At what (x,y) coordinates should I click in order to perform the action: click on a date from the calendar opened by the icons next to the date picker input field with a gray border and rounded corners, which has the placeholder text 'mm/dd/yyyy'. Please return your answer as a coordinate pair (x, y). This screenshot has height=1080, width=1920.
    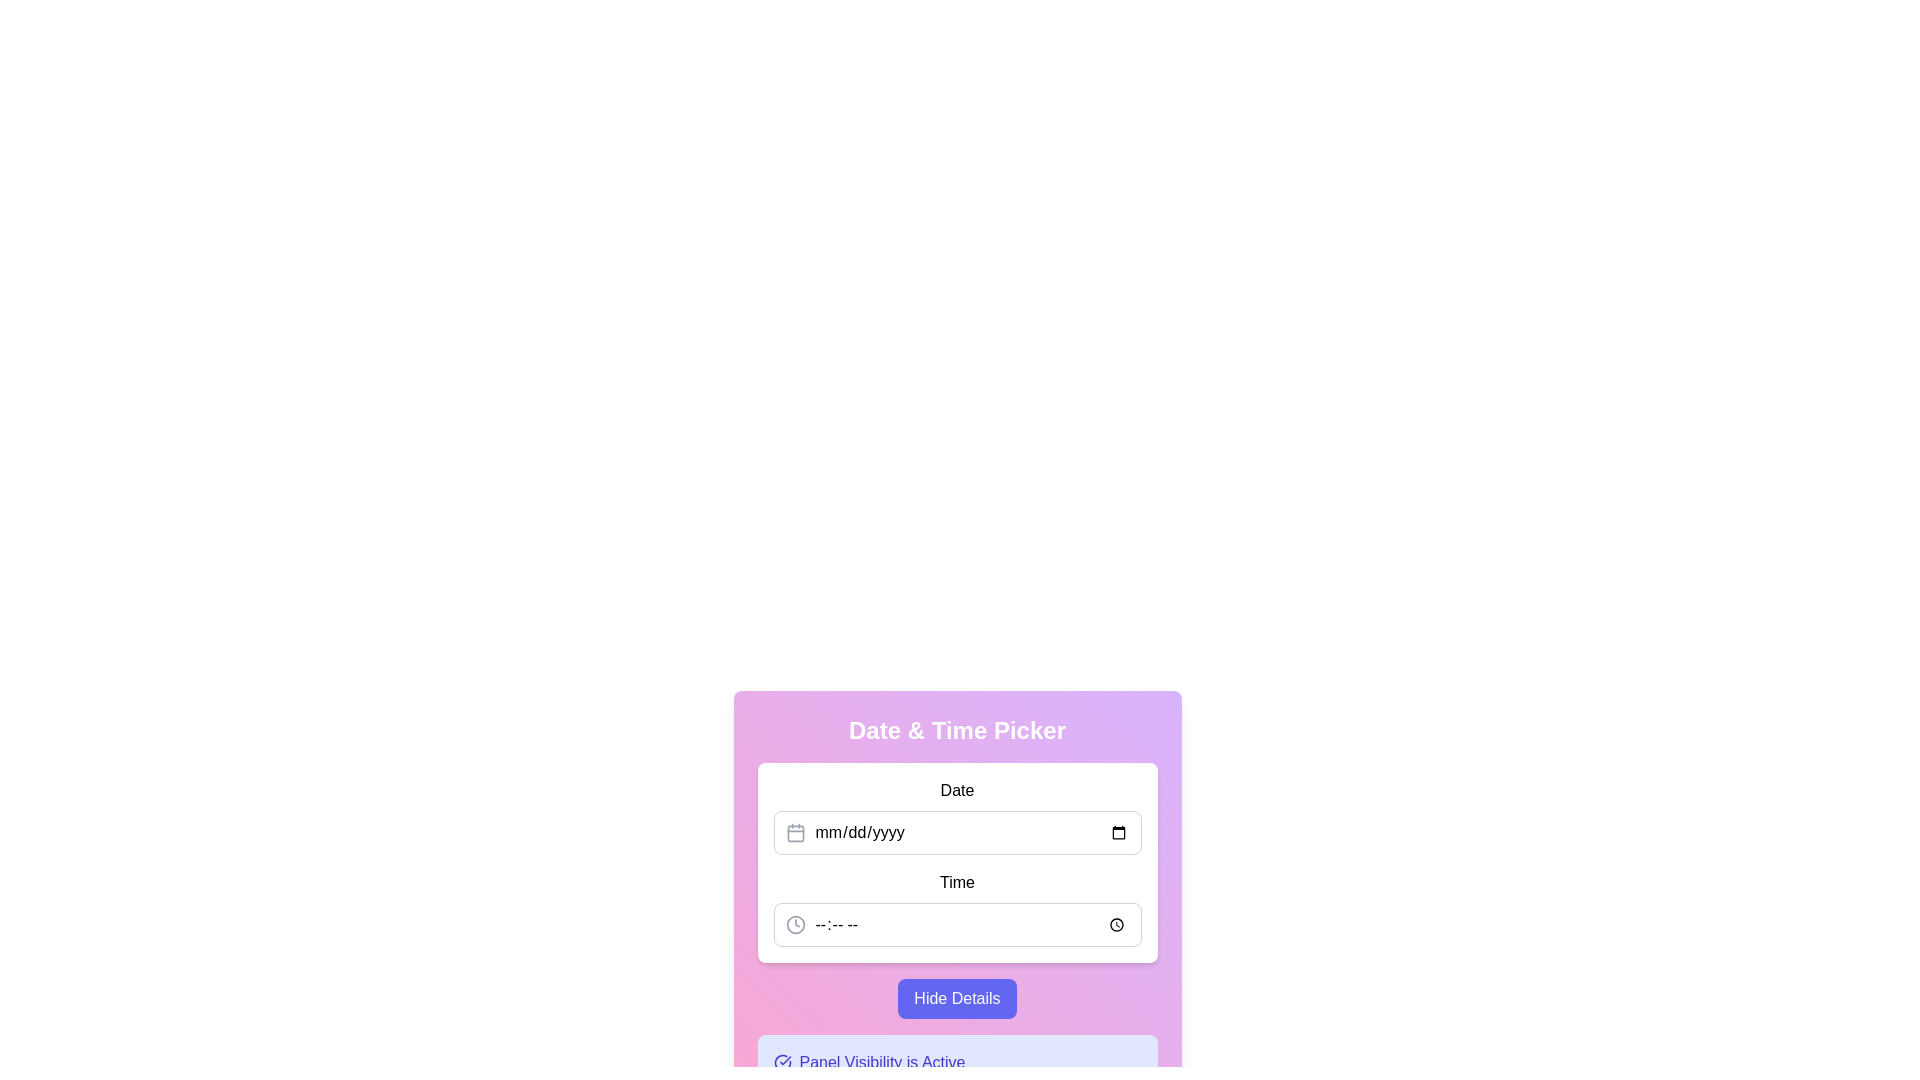
    Looking at the image, I should click on (956, 833).